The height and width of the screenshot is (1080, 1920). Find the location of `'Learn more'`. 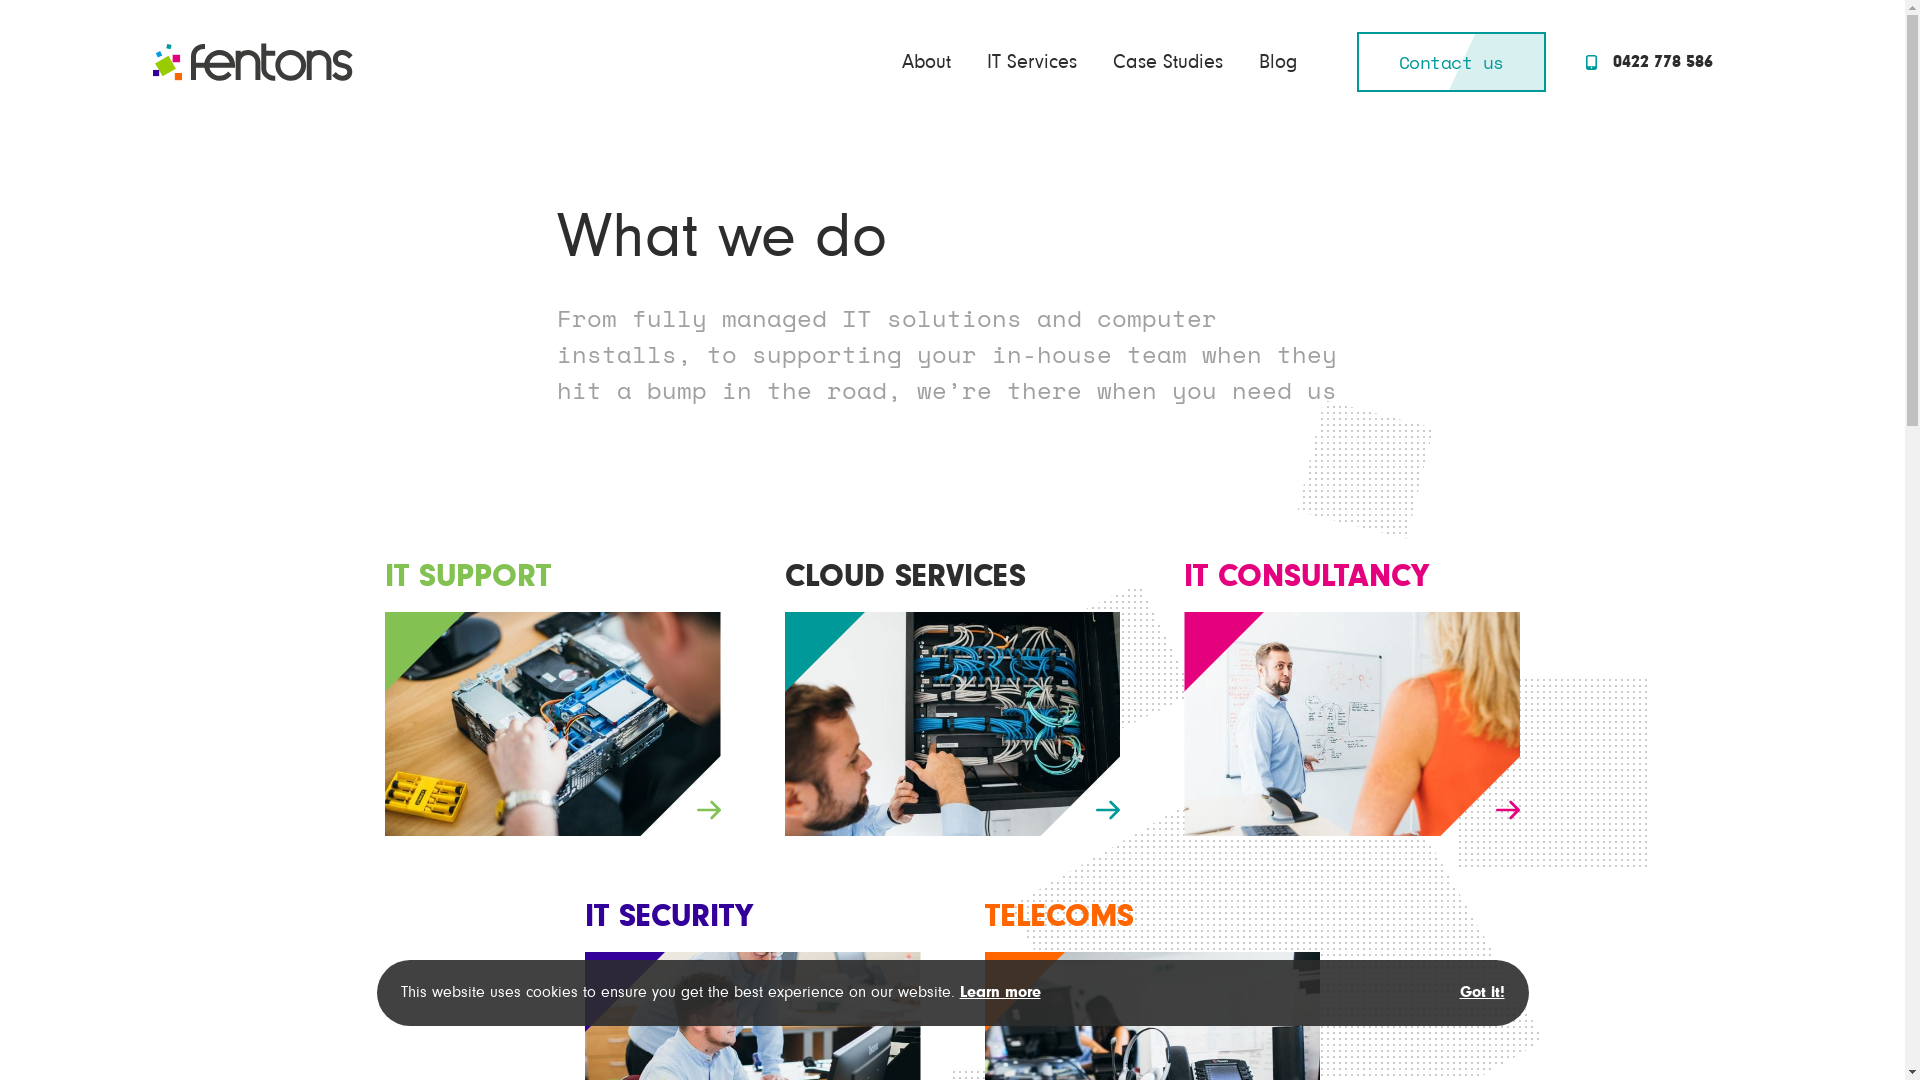

'Learn more' is located at coordinates (960, 991).